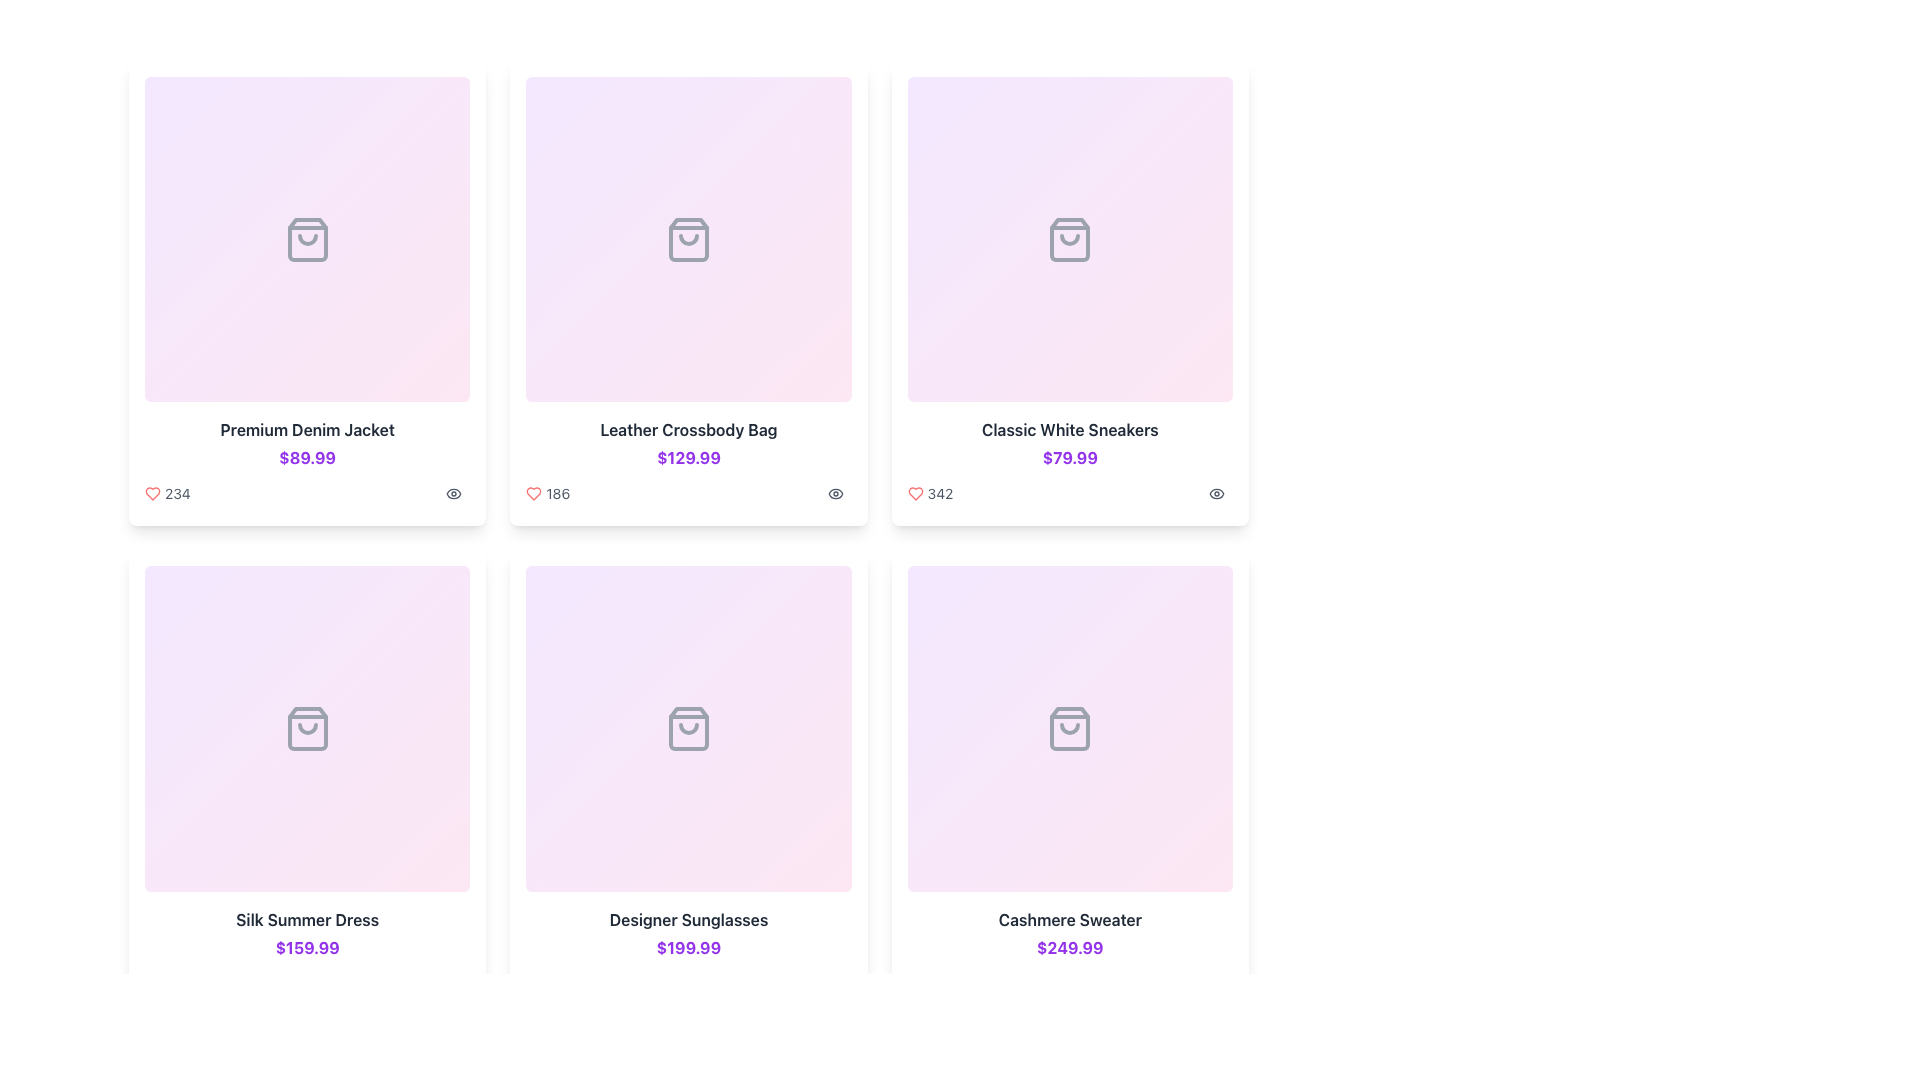 This screenshot has width=1920, height=1080. What do you see at coordinates (548, 494) in the screenshot?
I see `the likes indicator for the 'Leather Crossbody Bag'` at bounding box center [548, 494].